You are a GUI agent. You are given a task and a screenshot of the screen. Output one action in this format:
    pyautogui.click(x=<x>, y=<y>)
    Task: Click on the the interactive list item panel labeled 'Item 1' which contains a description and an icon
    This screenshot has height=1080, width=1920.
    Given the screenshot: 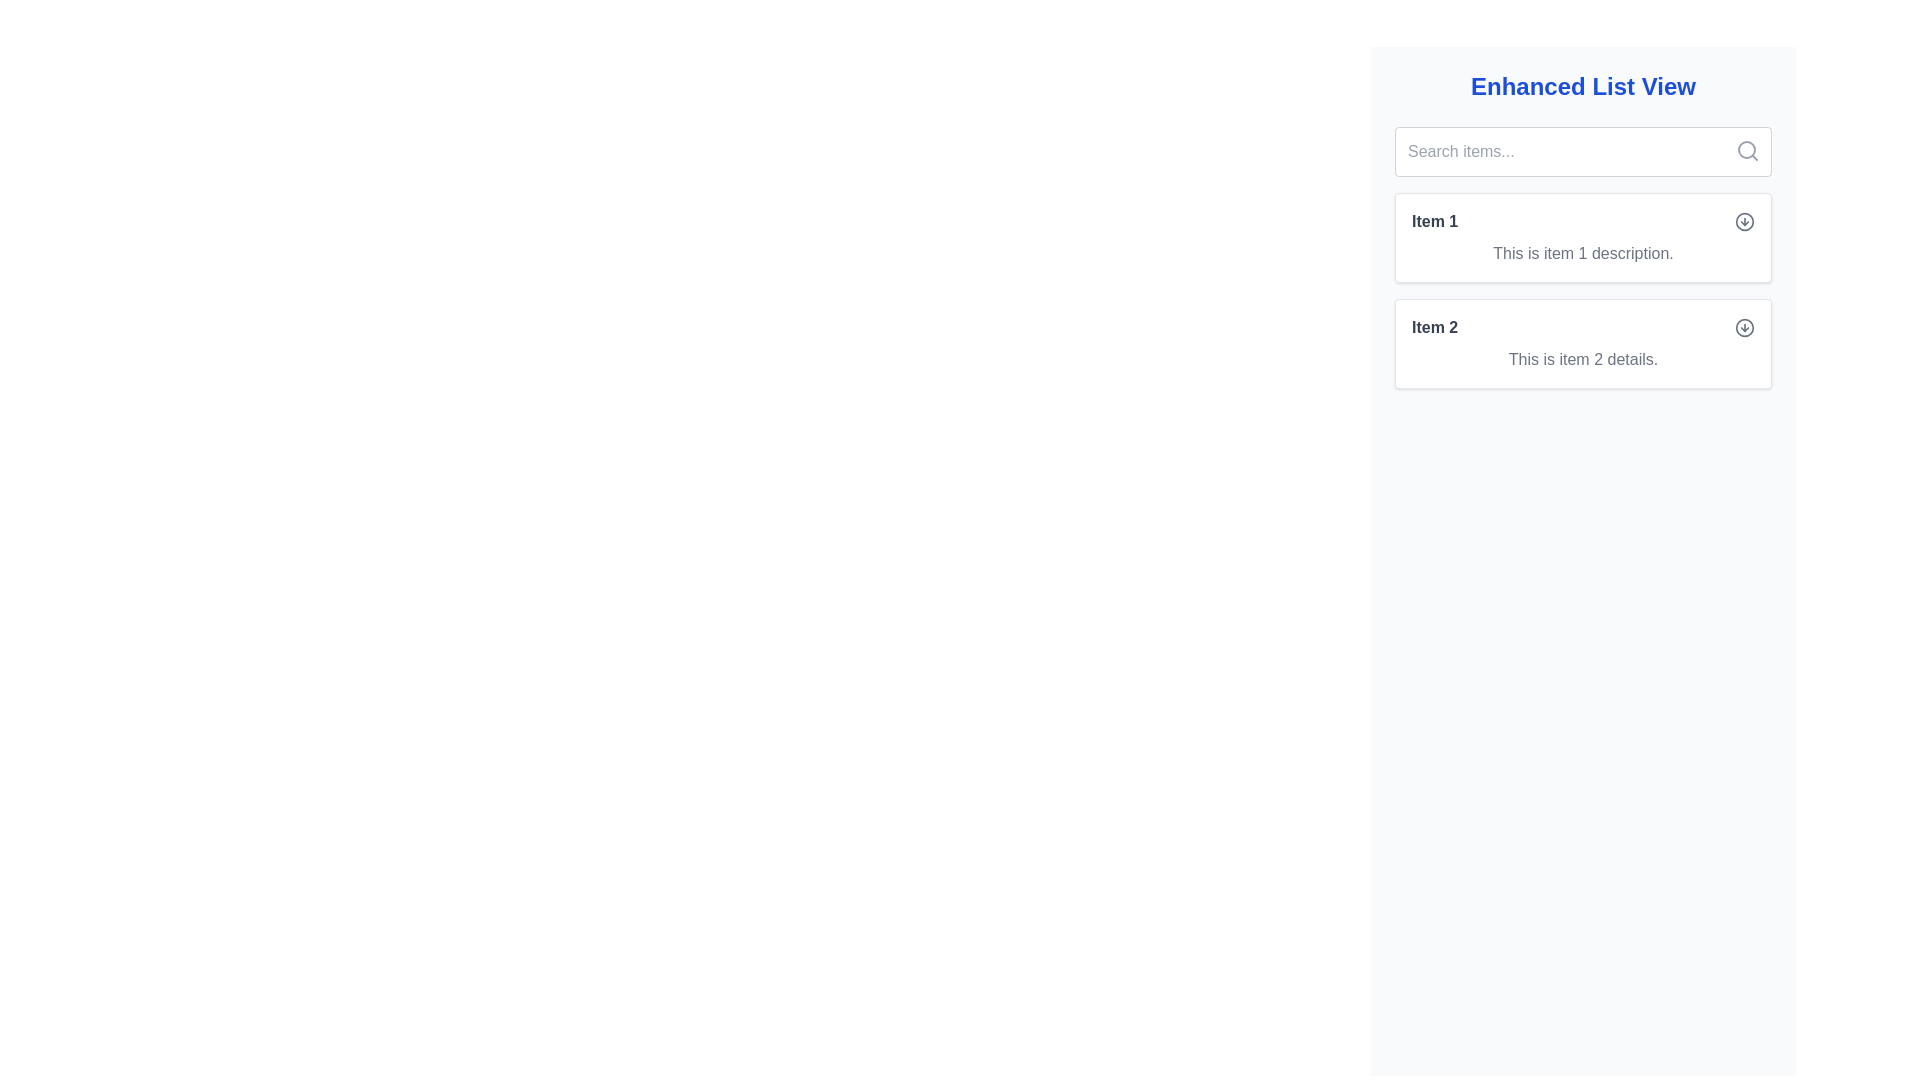 What is the action you would take?
    pyautogui.click(x=1582, y=237)
    